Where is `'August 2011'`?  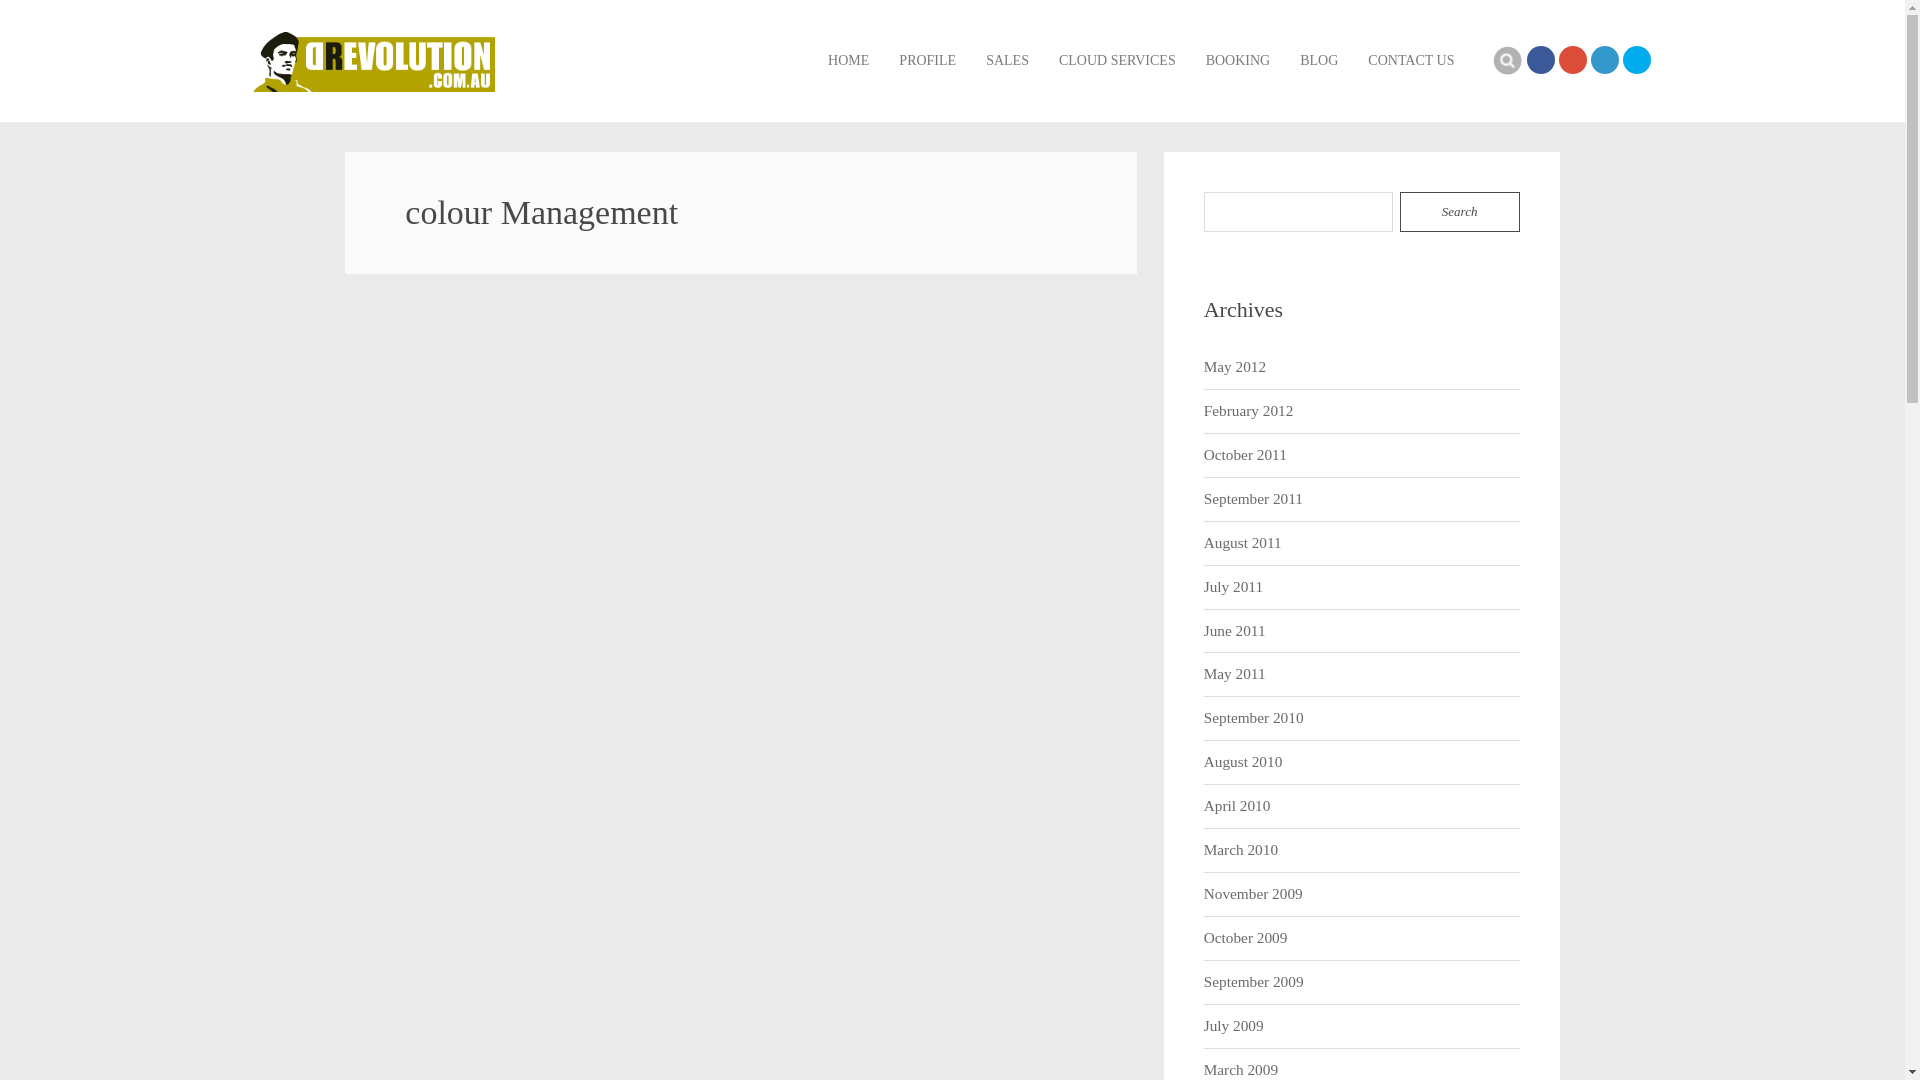 'August 2011' is located at coordinates (1242, 543).